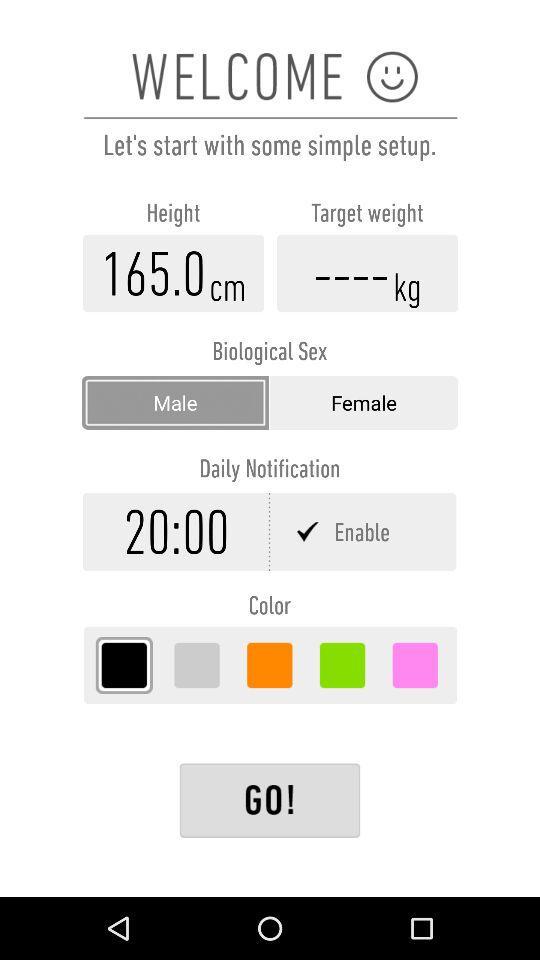 The image size is (540, 960). Describe the element at coordinates (363, 530) in the screenshot. I see `daily notification` at that location.